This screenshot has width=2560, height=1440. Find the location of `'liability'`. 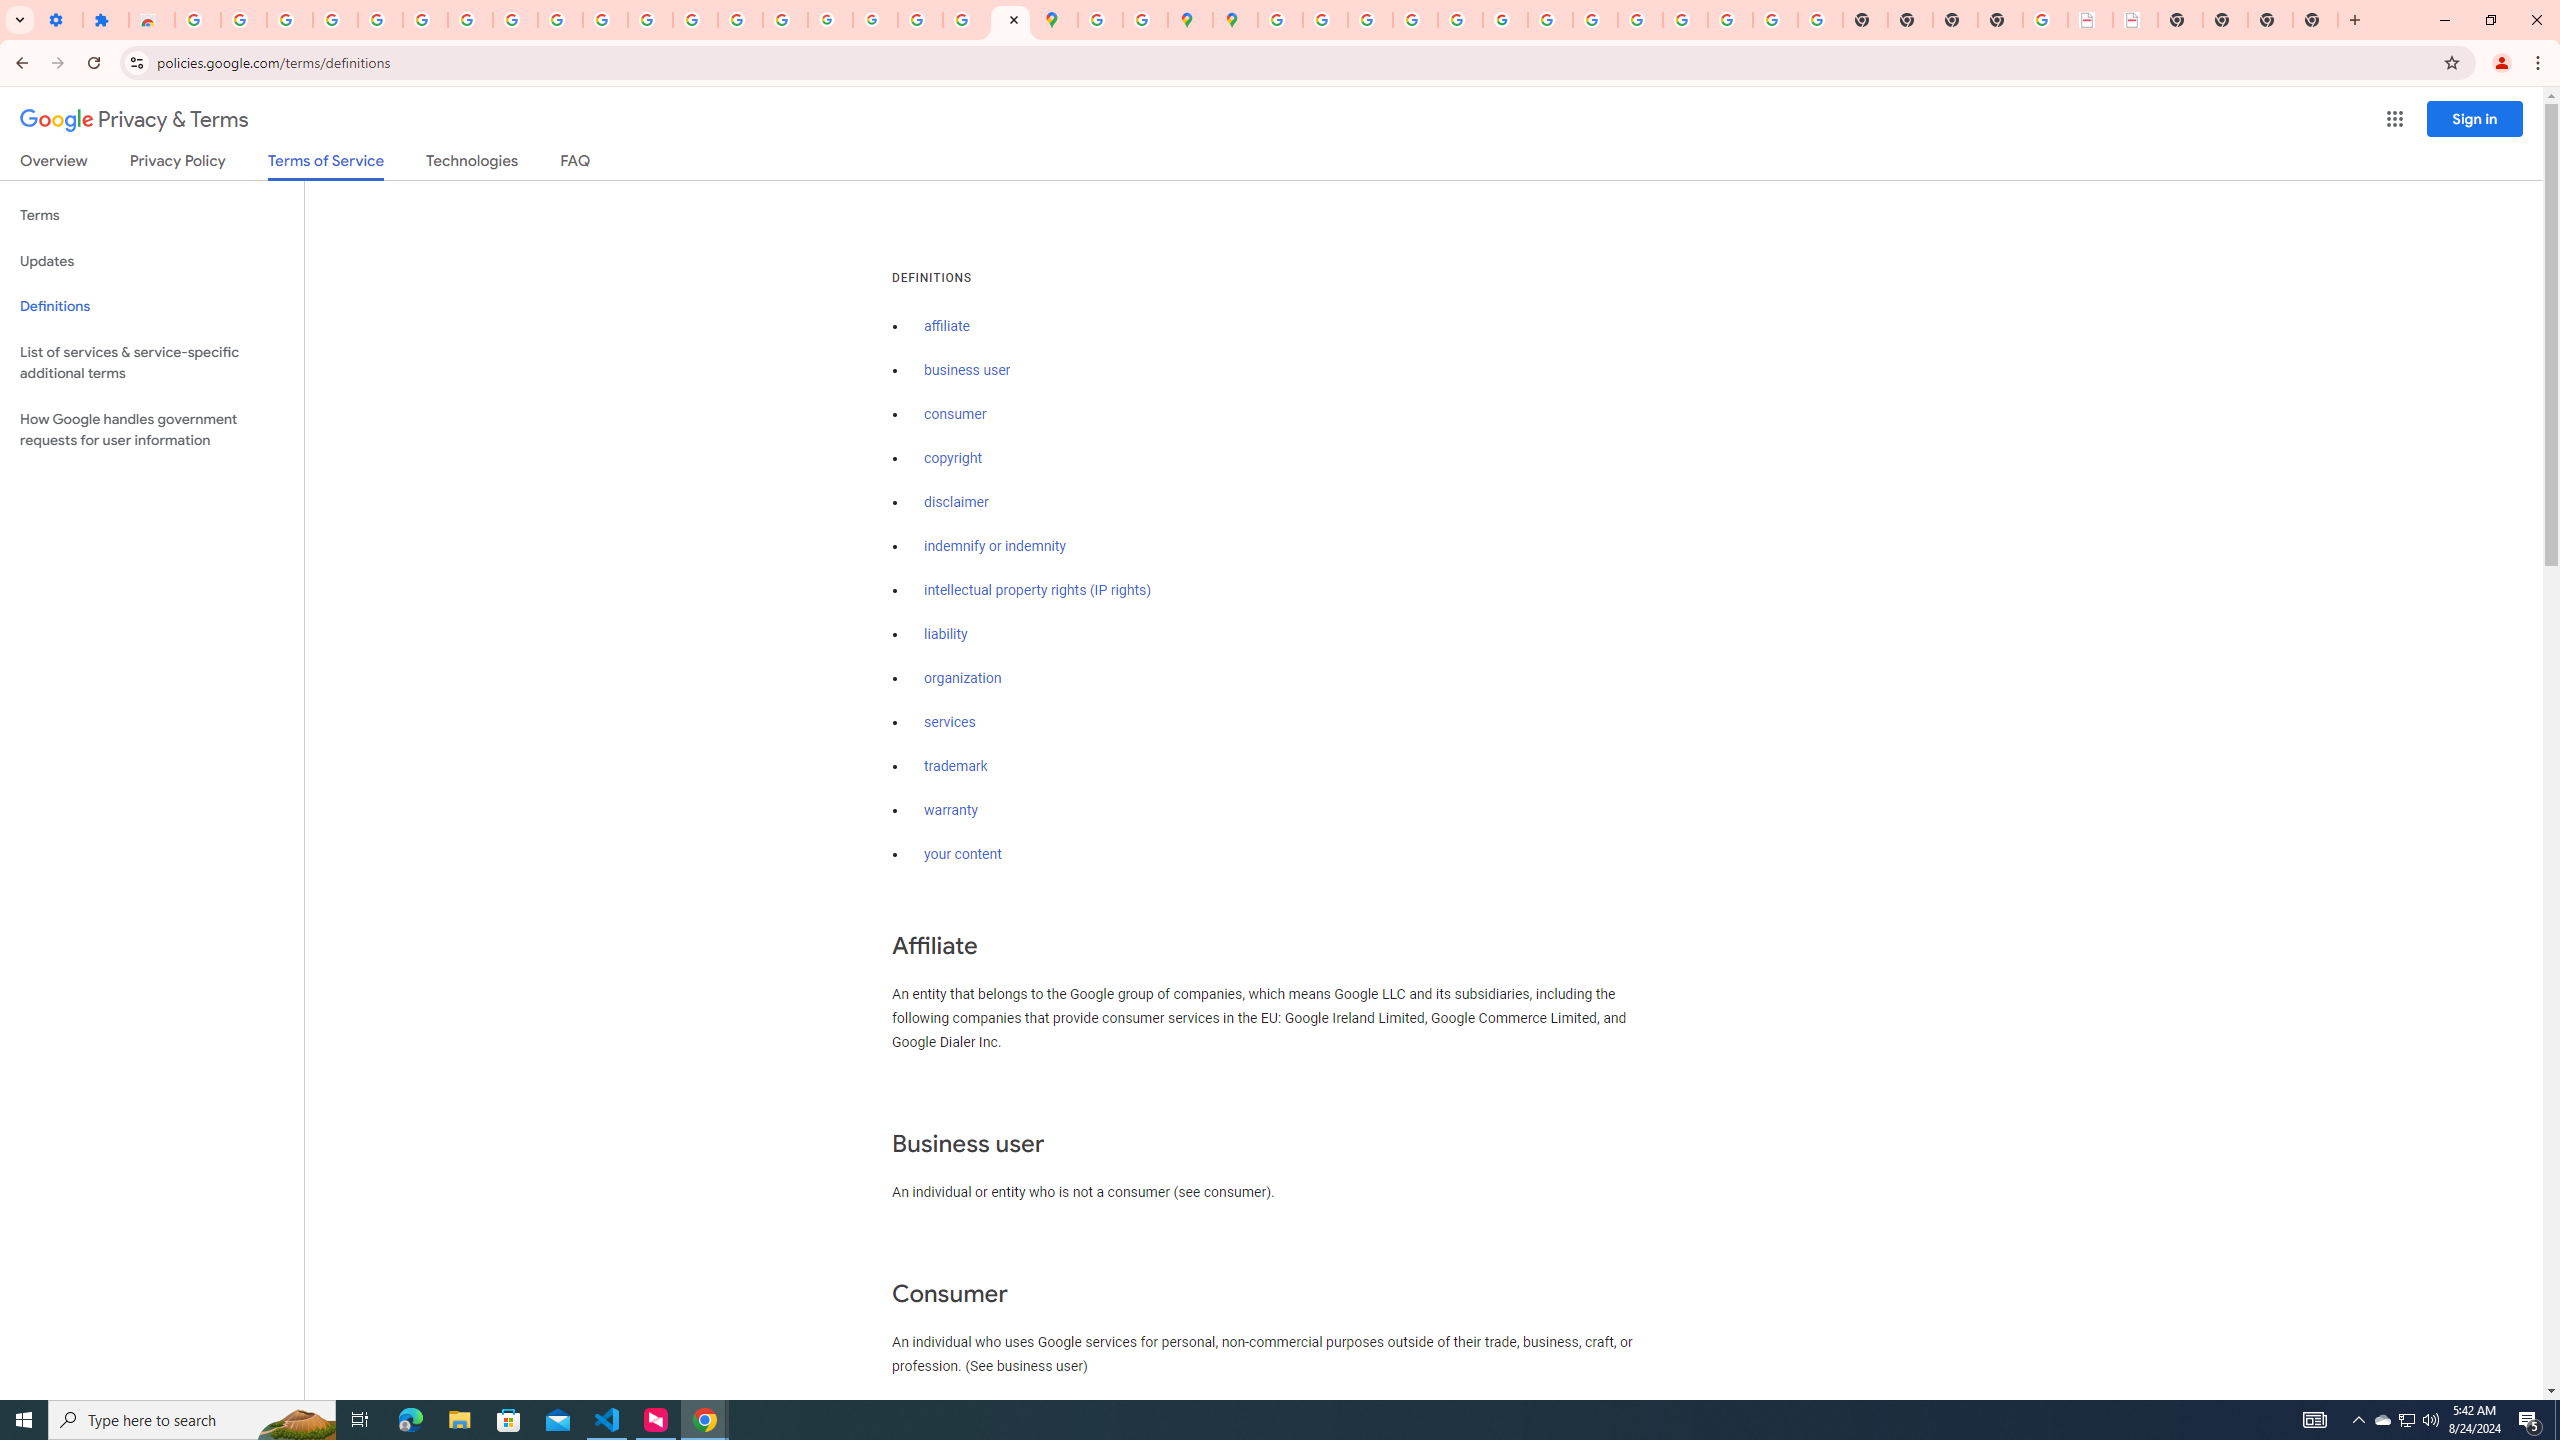

'liability' is located at coordinates (945, 635).